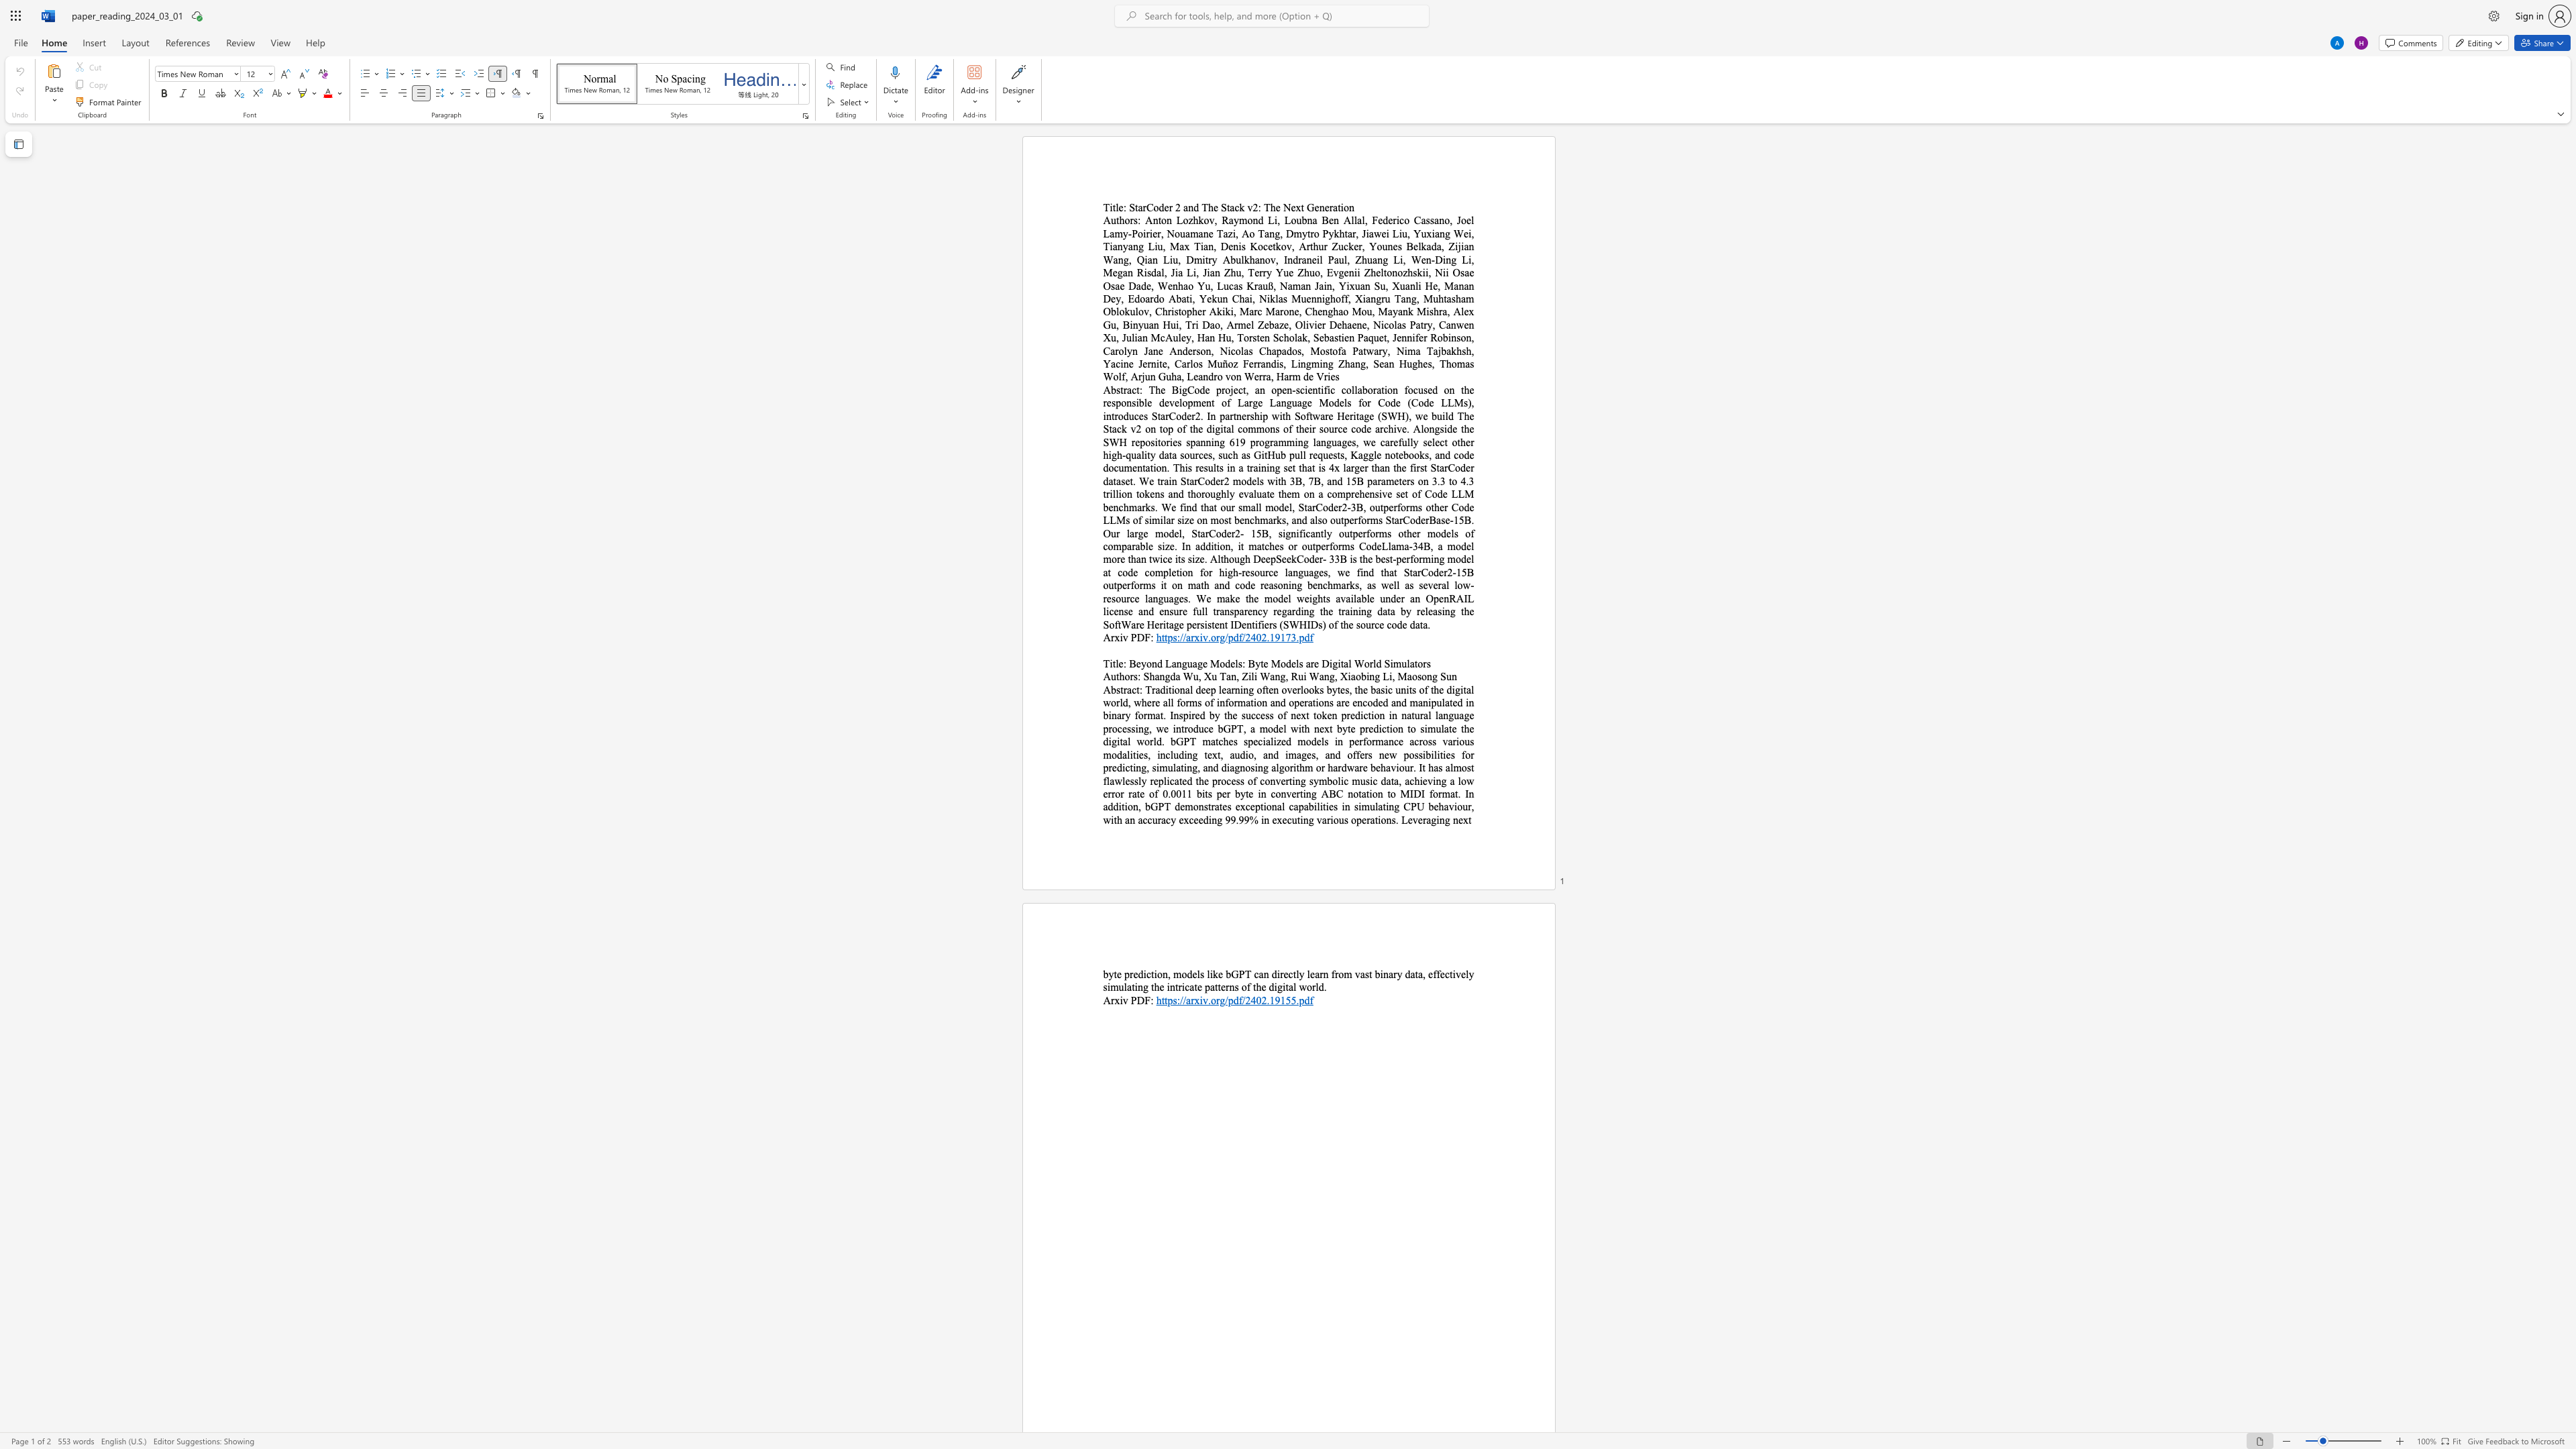  I want to click on the subset text "wo" within the text "byte prediction, models like bGPT can directly learn from vast binary data, effectively simulating the intricate patterns of the digital world.", so click(1299, 986).